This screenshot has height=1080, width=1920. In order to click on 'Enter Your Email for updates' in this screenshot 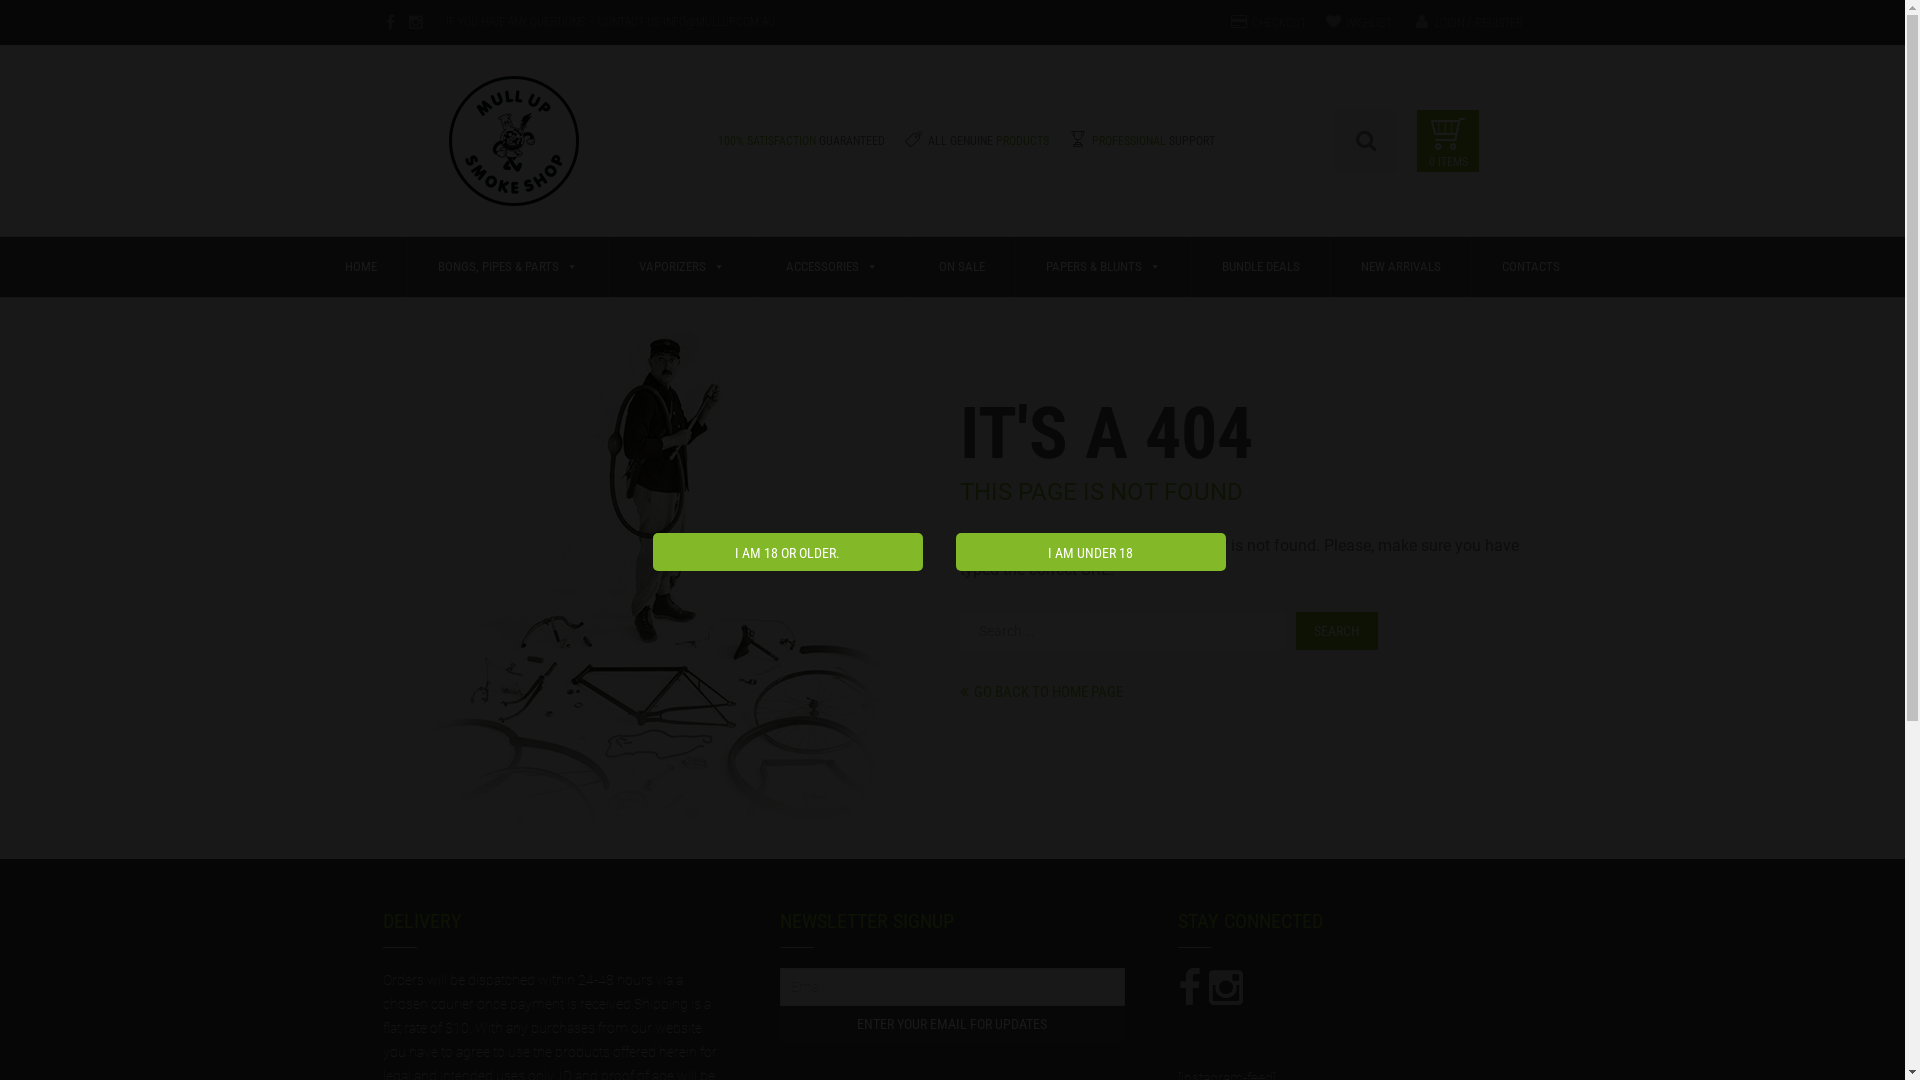, I will do `click(950, 1023)`.